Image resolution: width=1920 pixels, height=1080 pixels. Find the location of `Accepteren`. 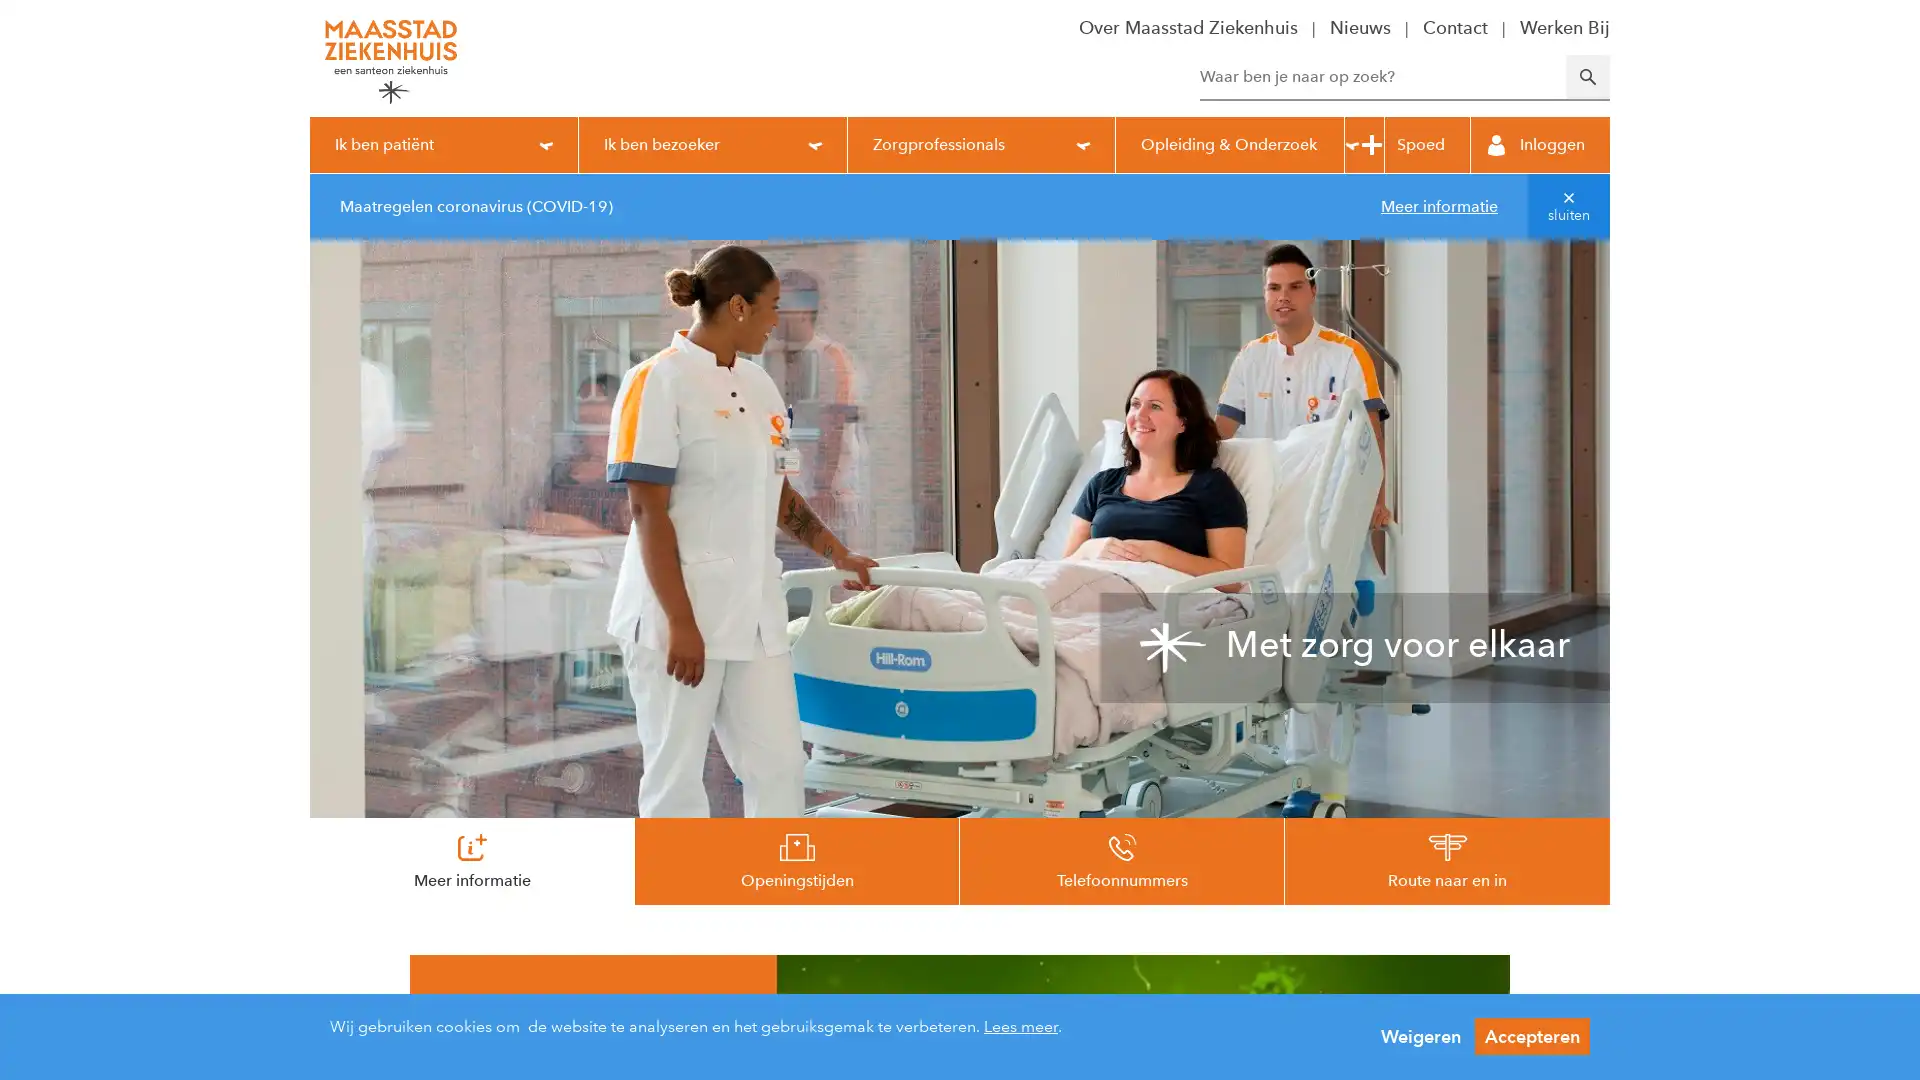

Accepteren is located at coordinates (1531, 1035).